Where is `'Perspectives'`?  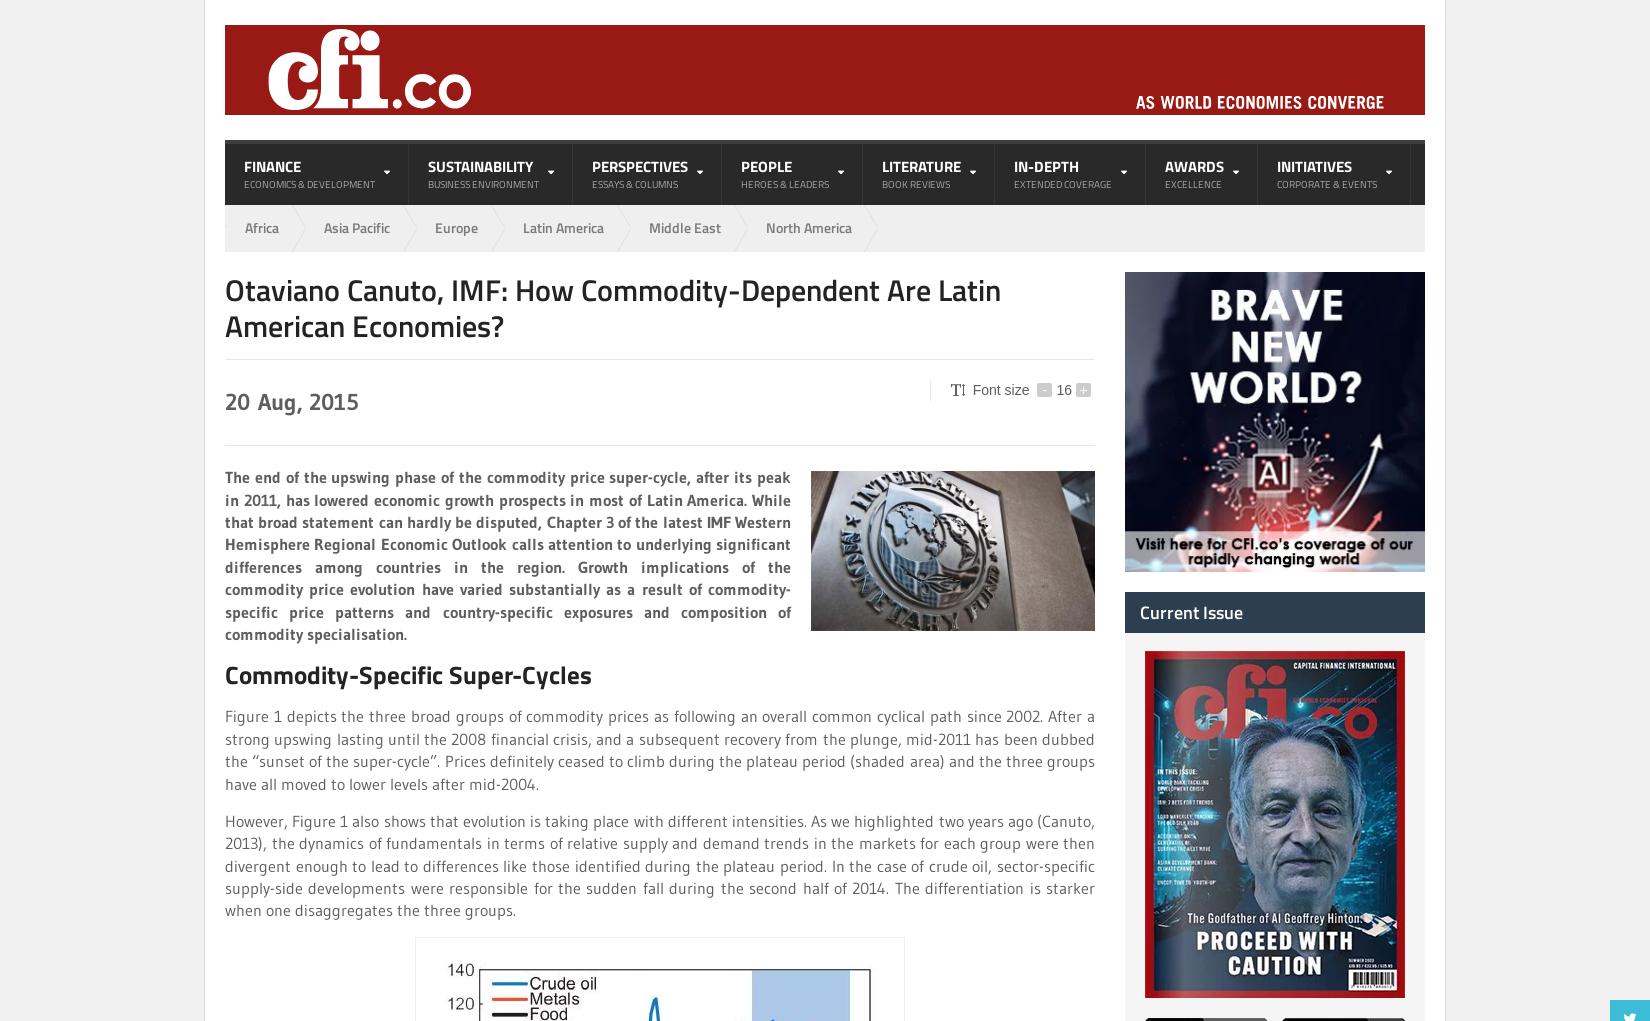
'Perspectives' is located at coordinates (639, 164).